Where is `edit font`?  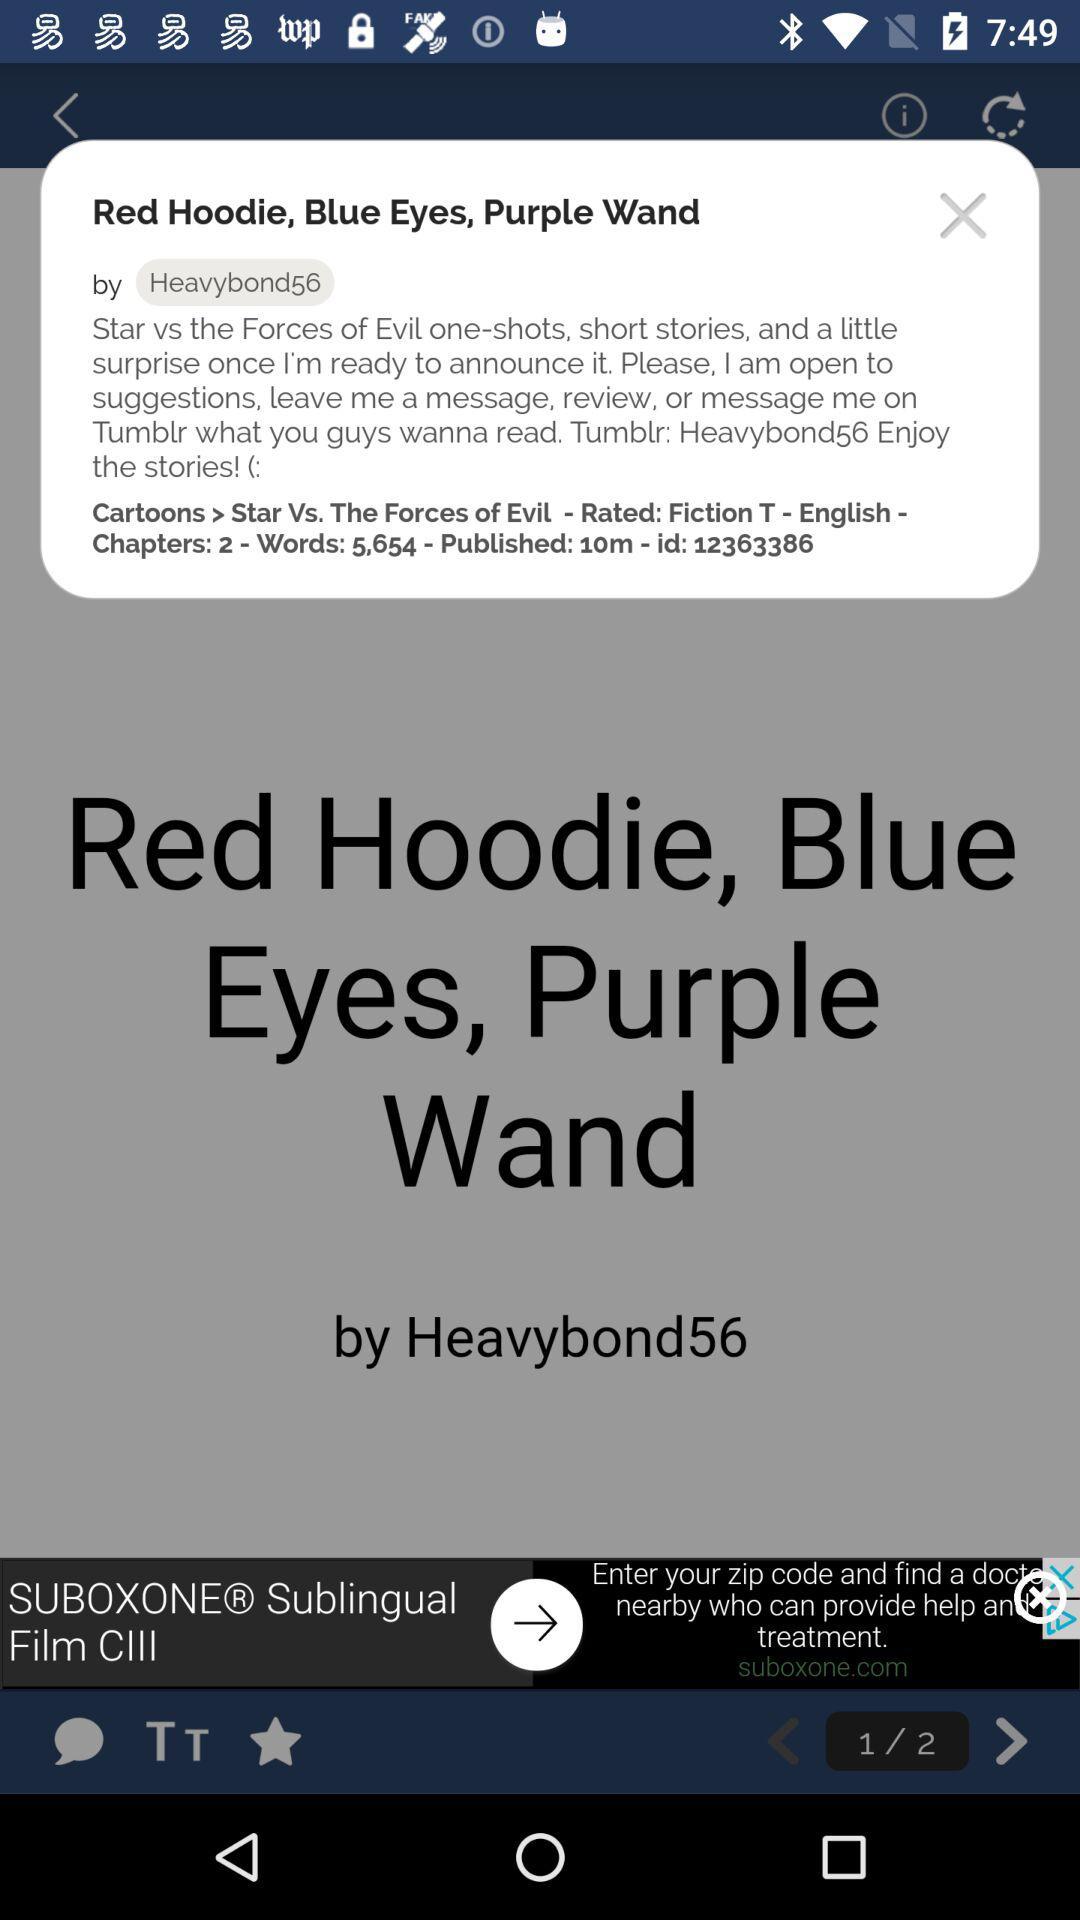 edit font is located at coordinates (183, 1740).